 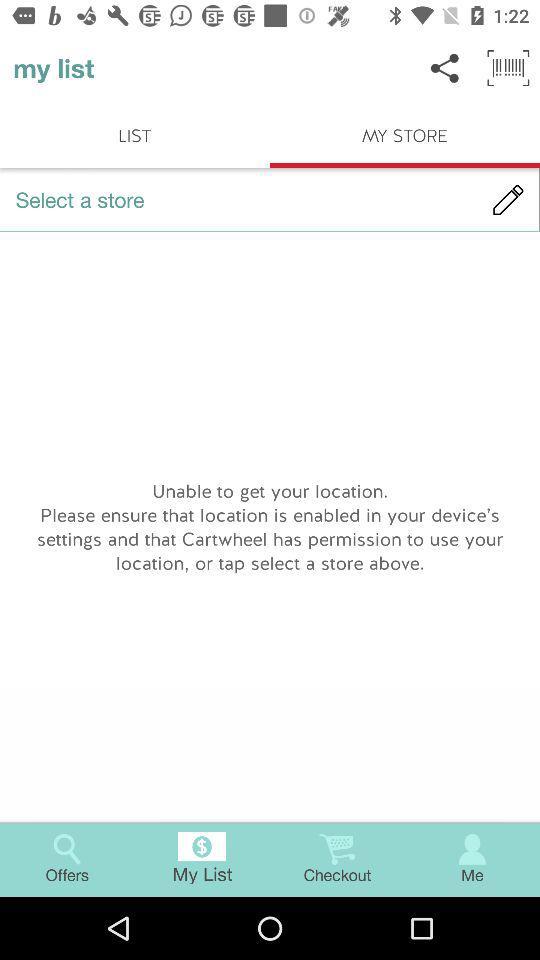 What do you see at coordinates (270, 199) in the screenshot?
I see `select a store item` at bounding box center [270, 199].